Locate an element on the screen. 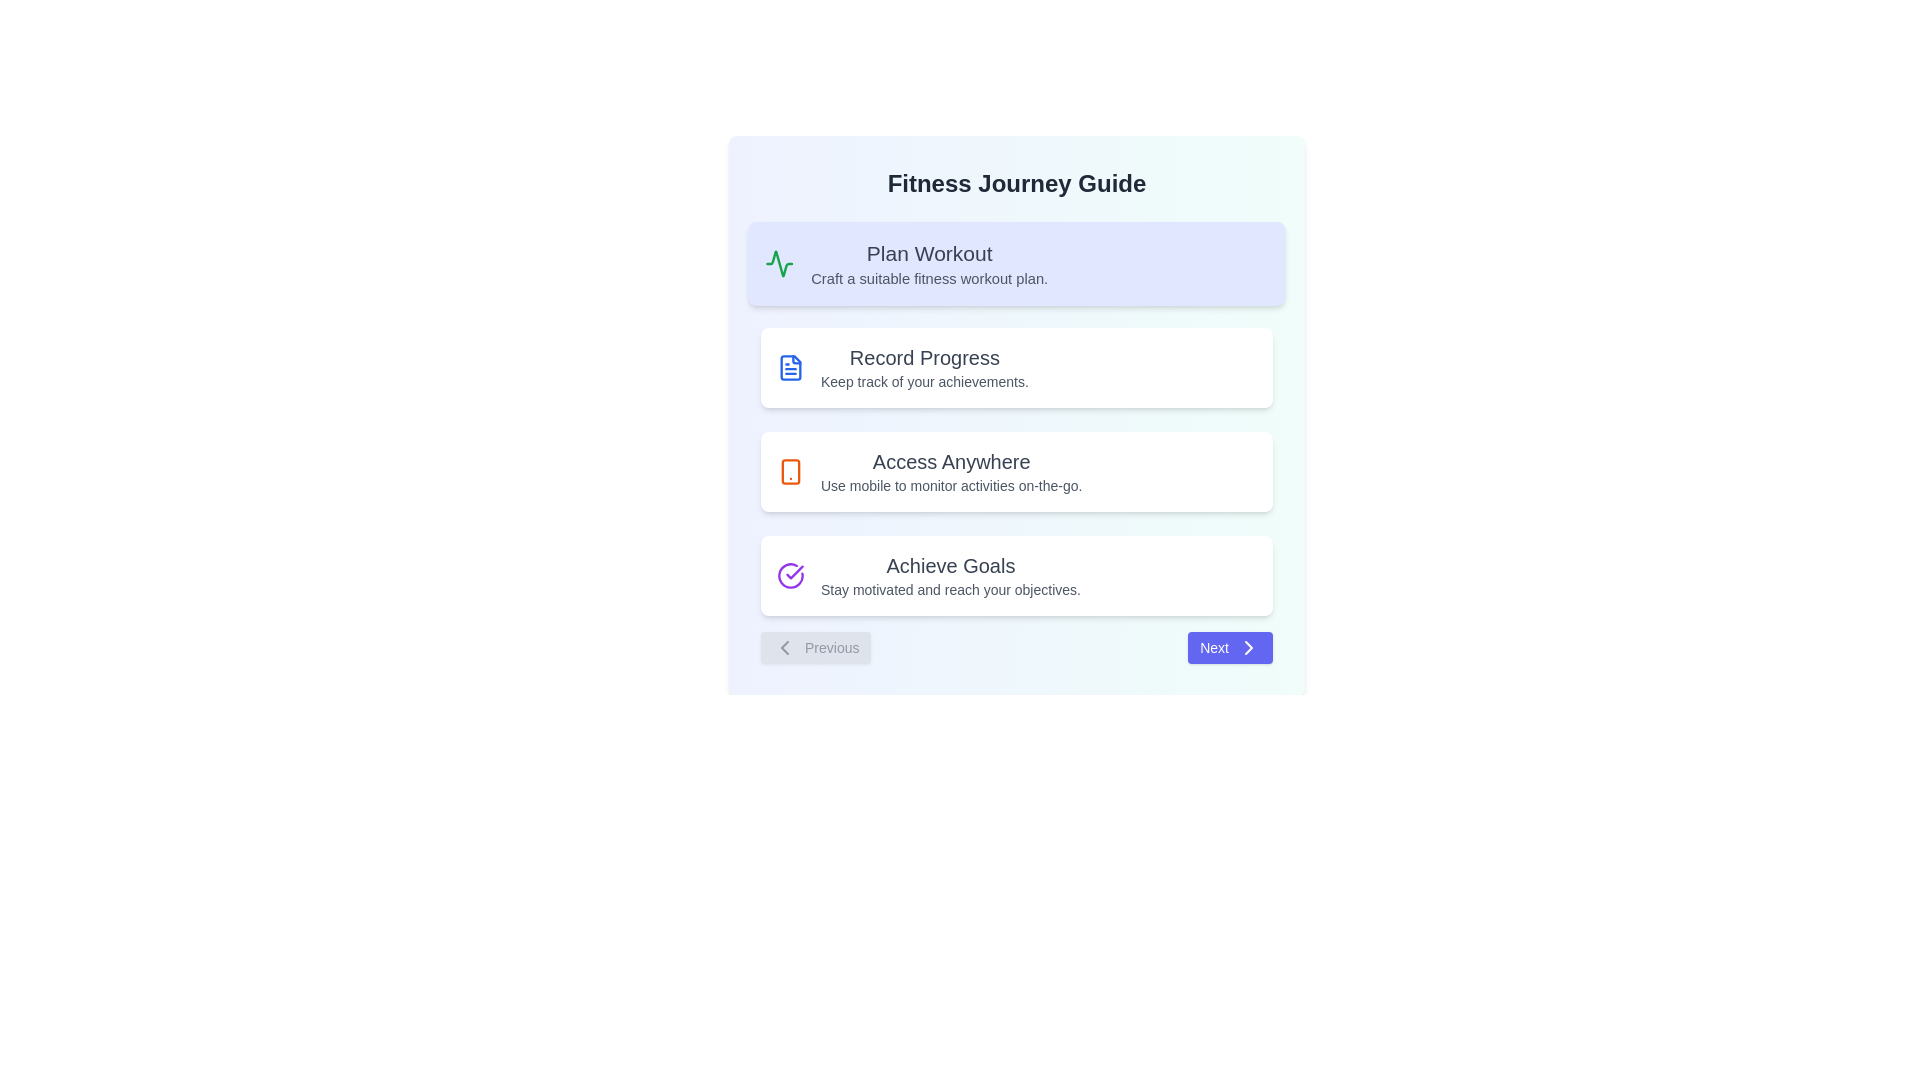  the third card in the vertical list that describes the feature of monitoring activities remotely through a mobile device, positioned between 'Record Progress' and 'Achieve Goals' is located at coordinates (1017, 471).